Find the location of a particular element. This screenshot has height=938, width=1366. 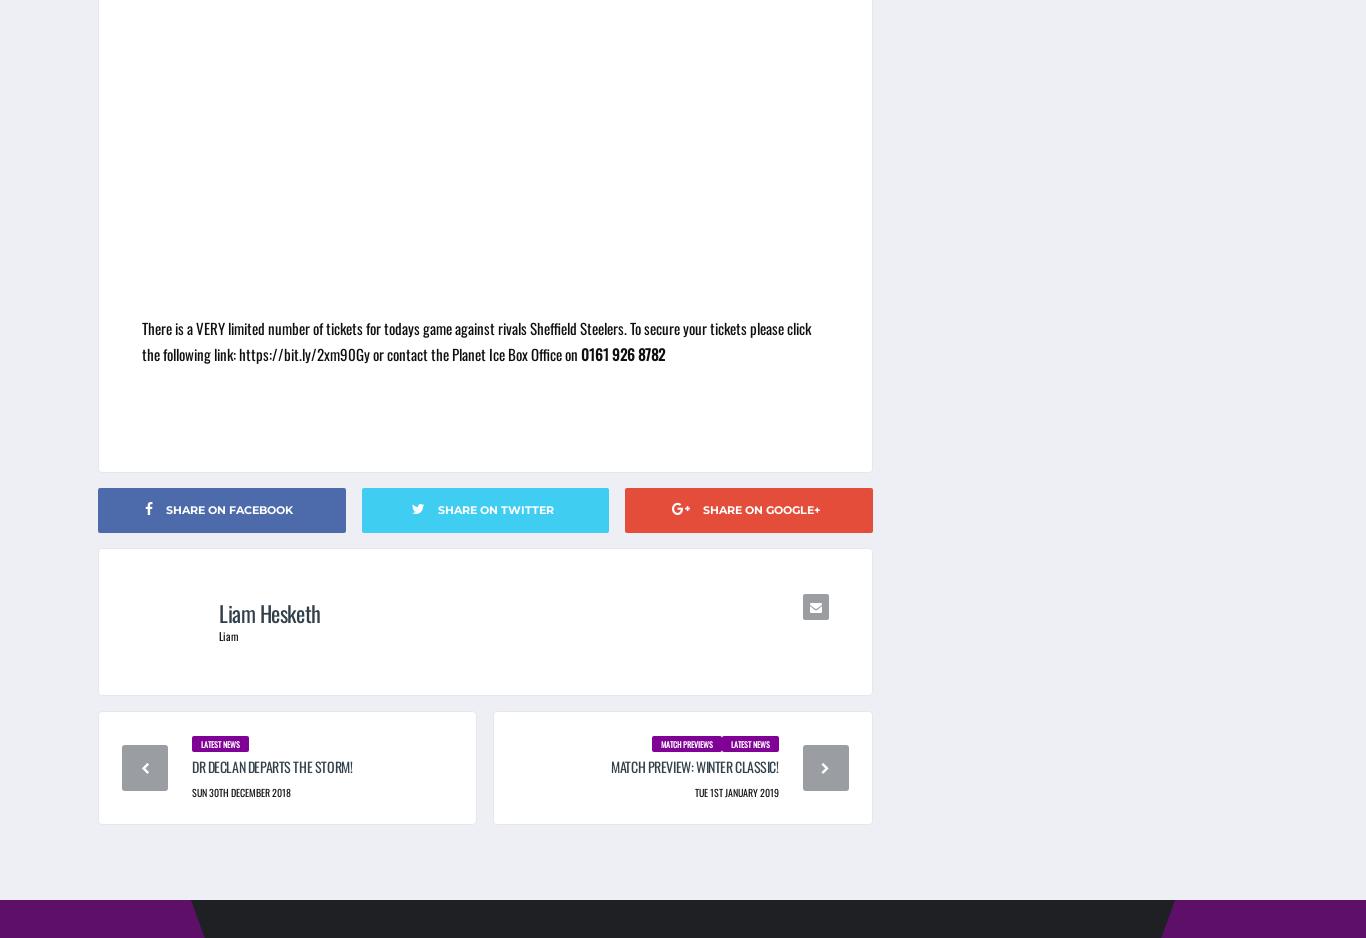

'Share on Twitter' is located at coordinates (495, 508).